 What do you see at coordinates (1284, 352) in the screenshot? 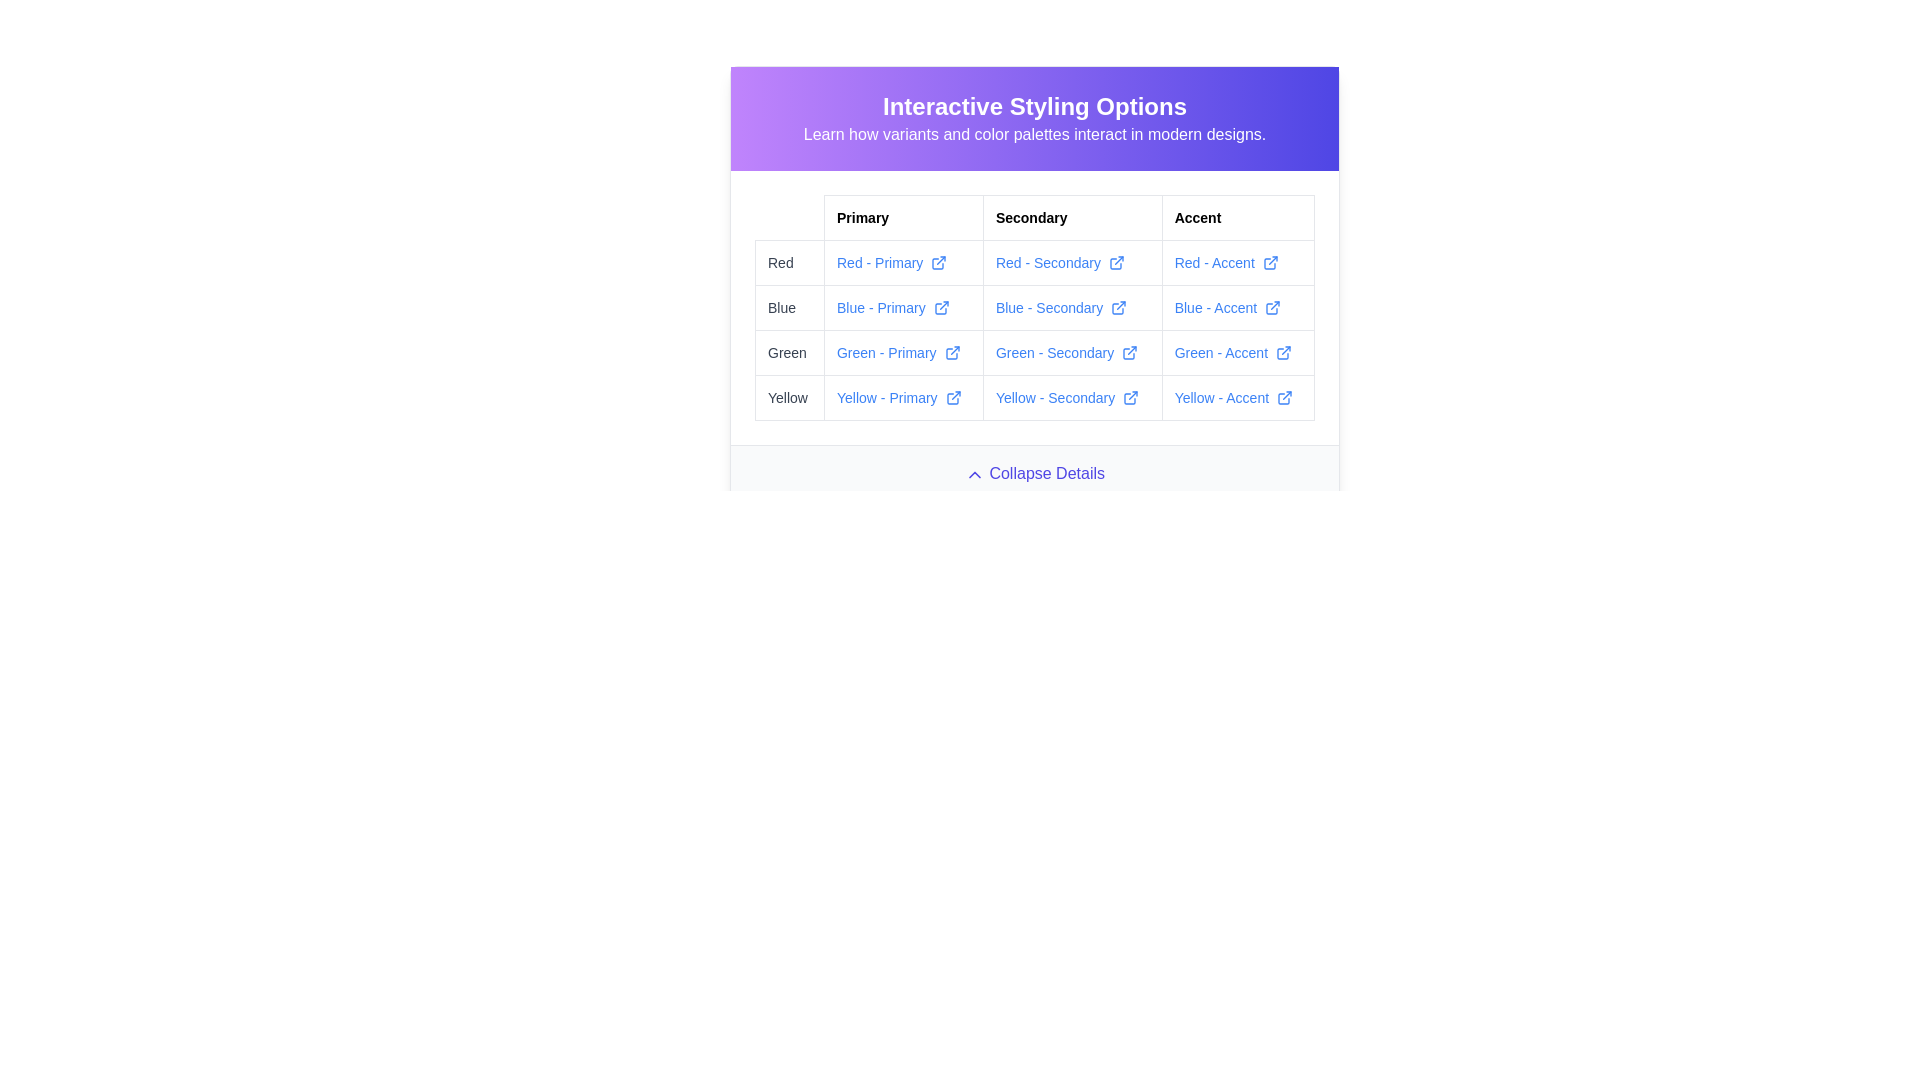
I see `the external link icon outlined in blue with an arrow pointing to the top-right corner, located adjacent to the text 'Green - Accent' in the table` at bounding box center [1284, 352].